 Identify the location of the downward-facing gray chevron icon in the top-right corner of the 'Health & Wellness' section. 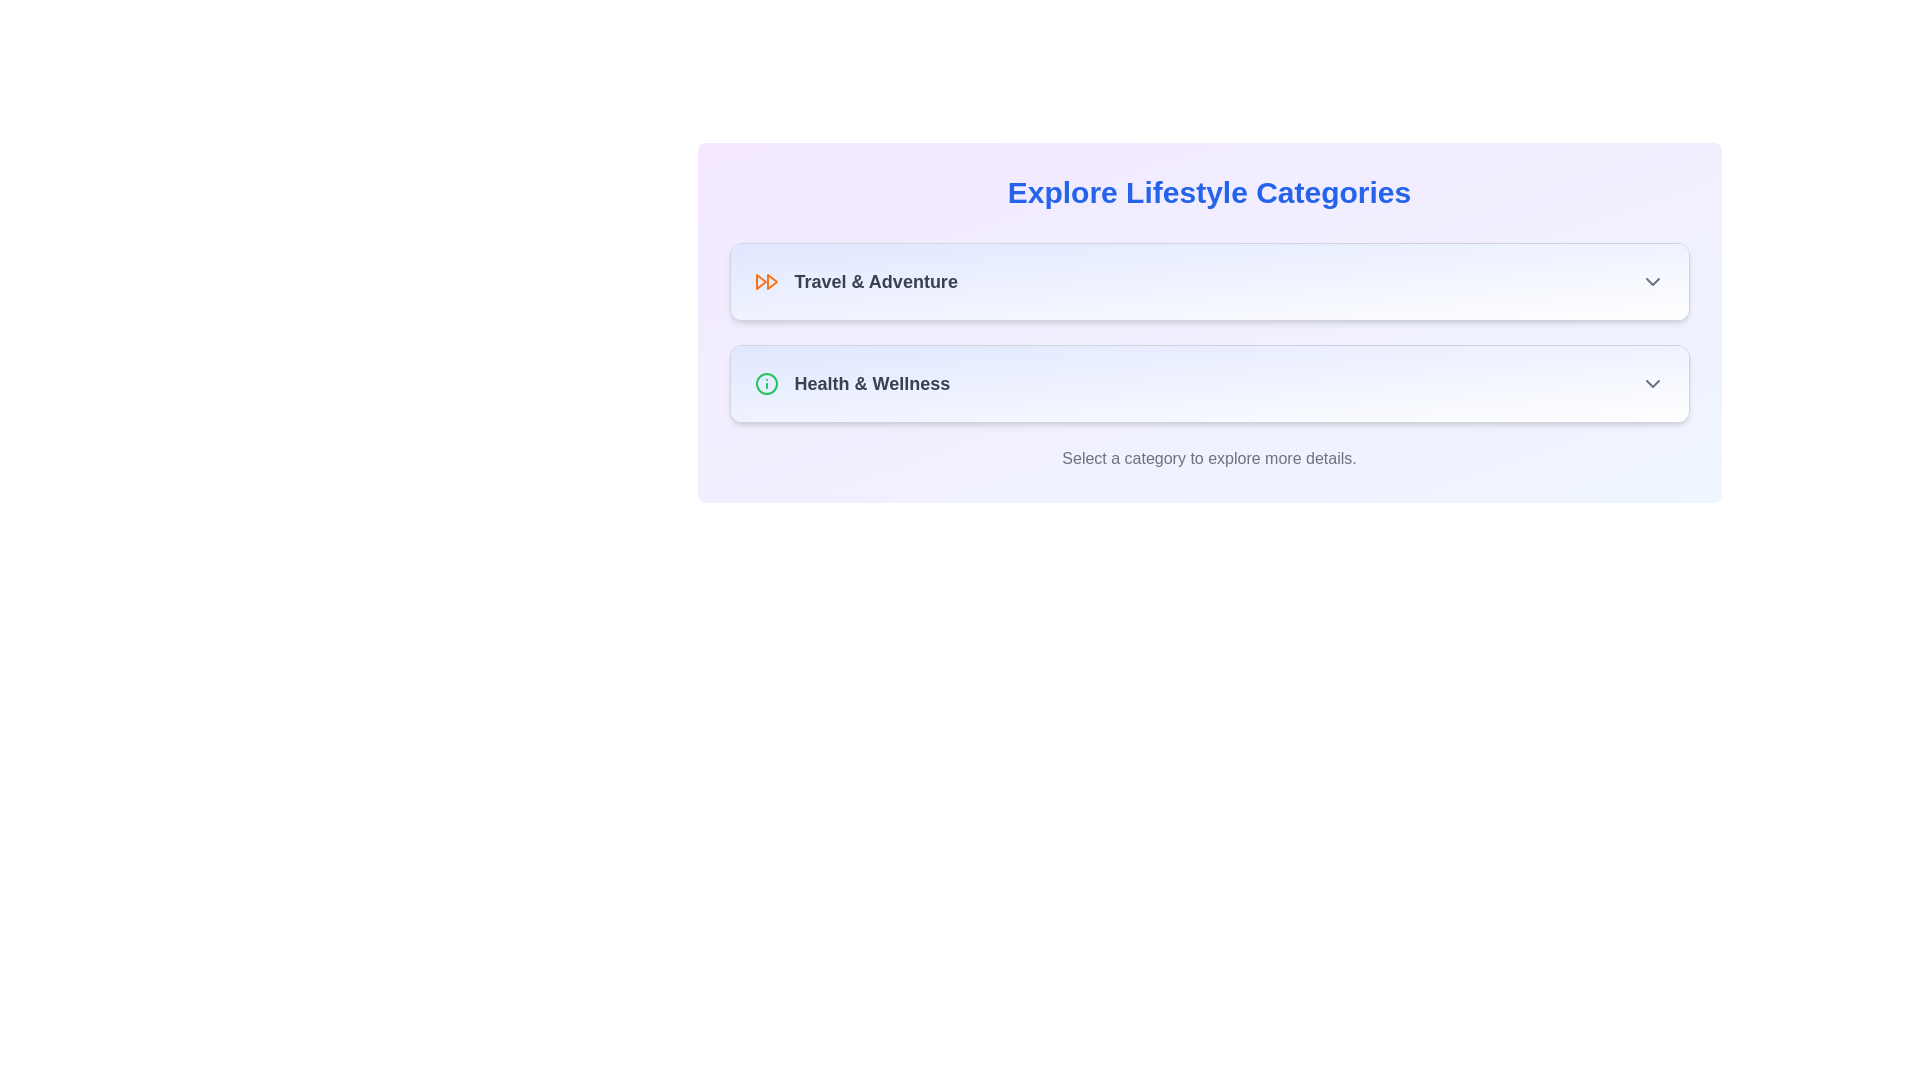
(1652, 384).